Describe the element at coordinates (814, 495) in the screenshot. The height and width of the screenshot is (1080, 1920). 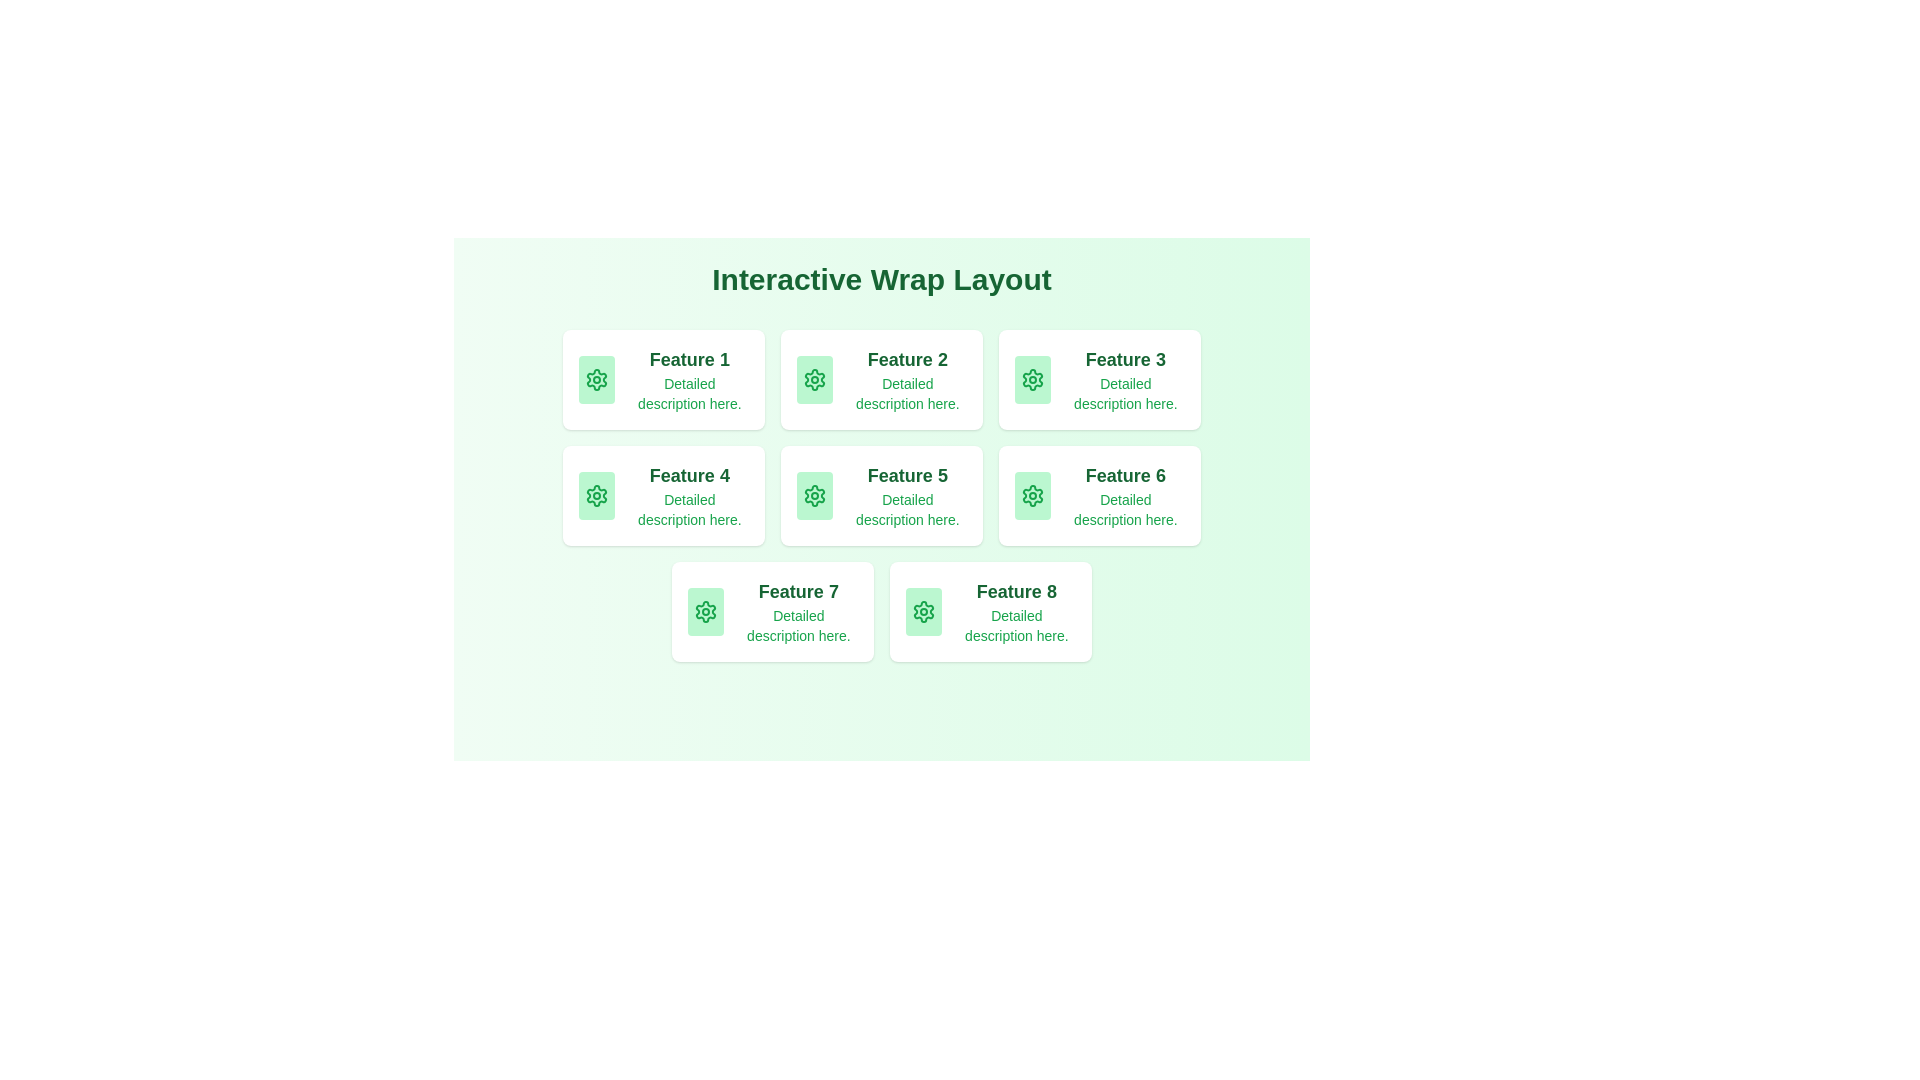
I see `the settings gear icon located in the second row, second column of the 'Feature 5' card in a 3x3 grid layout` at that location.